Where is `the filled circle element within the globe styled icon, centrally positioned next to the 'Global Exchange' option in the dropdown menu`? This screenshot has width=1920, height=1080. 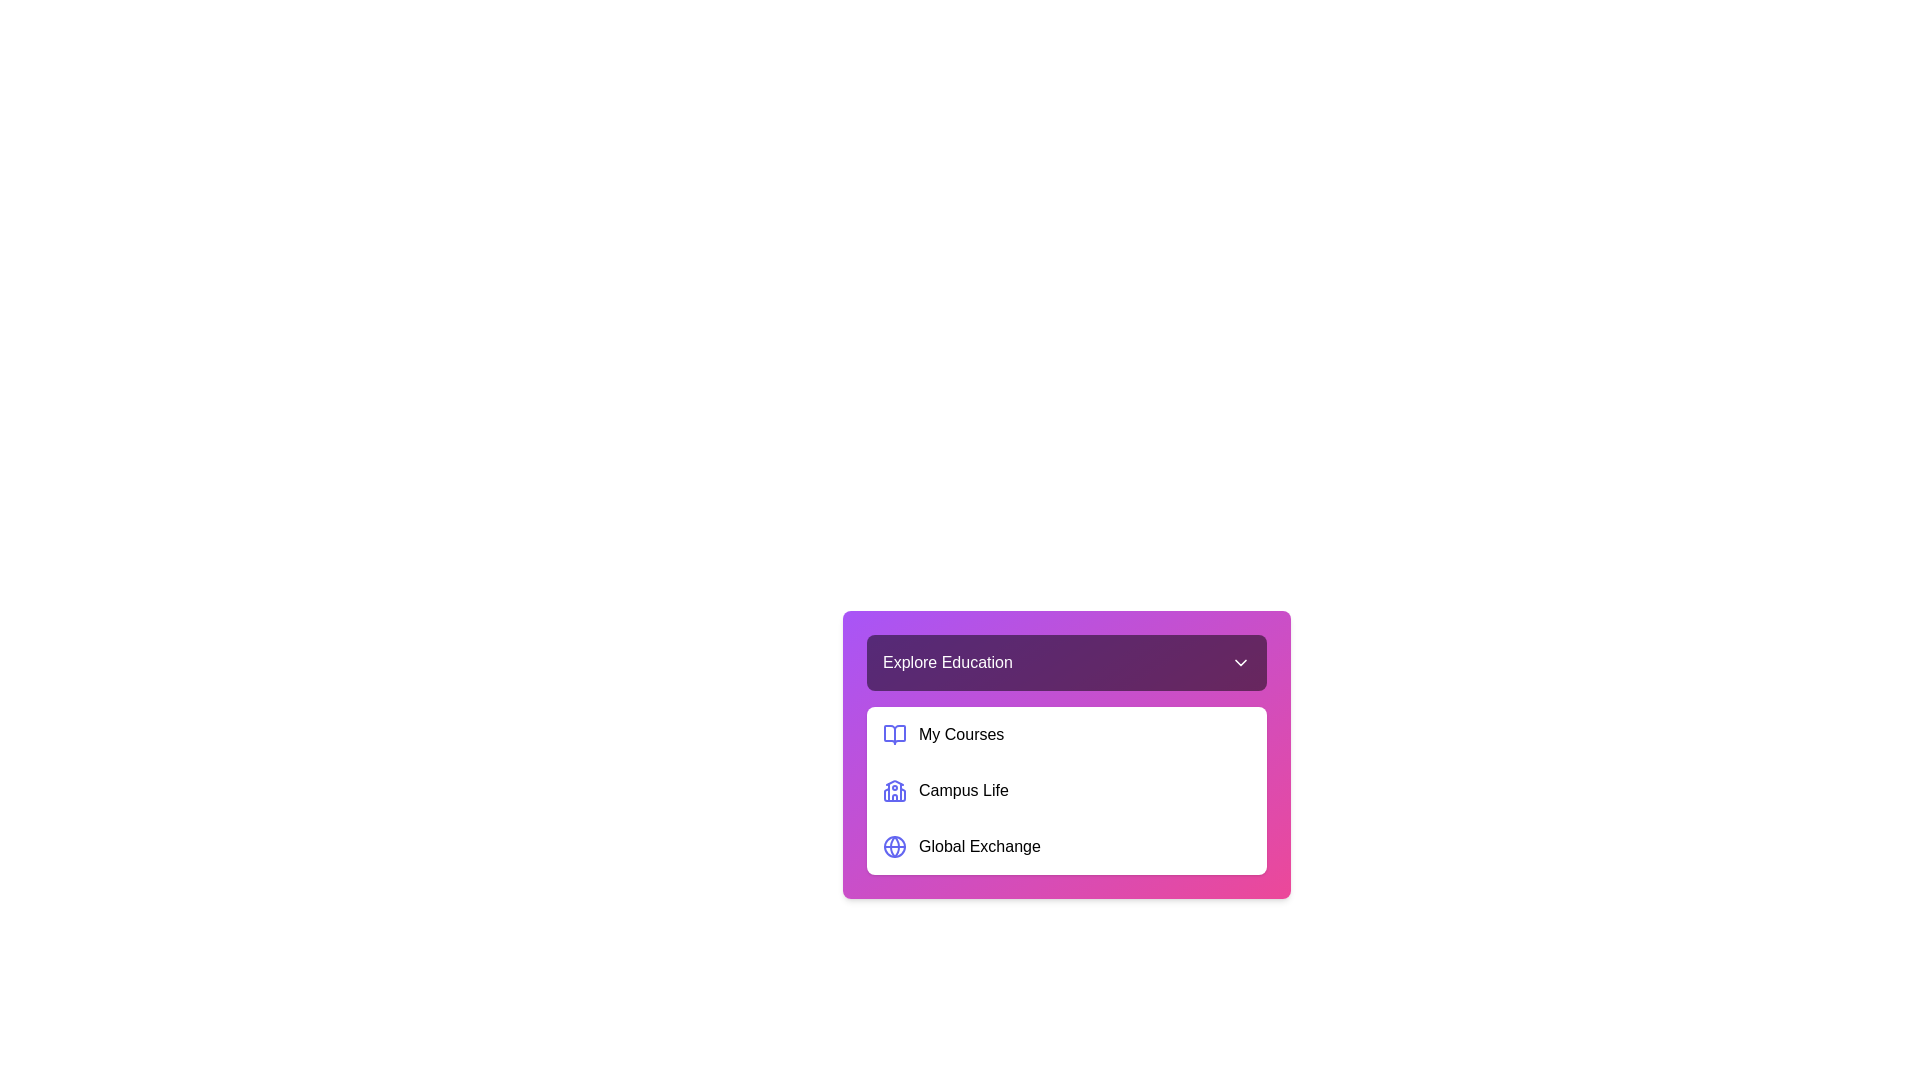 the filled circle element within the globe styled icon, centrally positioned next to the 'Global Exchange' option in the dropdown menu is located at coordinates (893, 847).